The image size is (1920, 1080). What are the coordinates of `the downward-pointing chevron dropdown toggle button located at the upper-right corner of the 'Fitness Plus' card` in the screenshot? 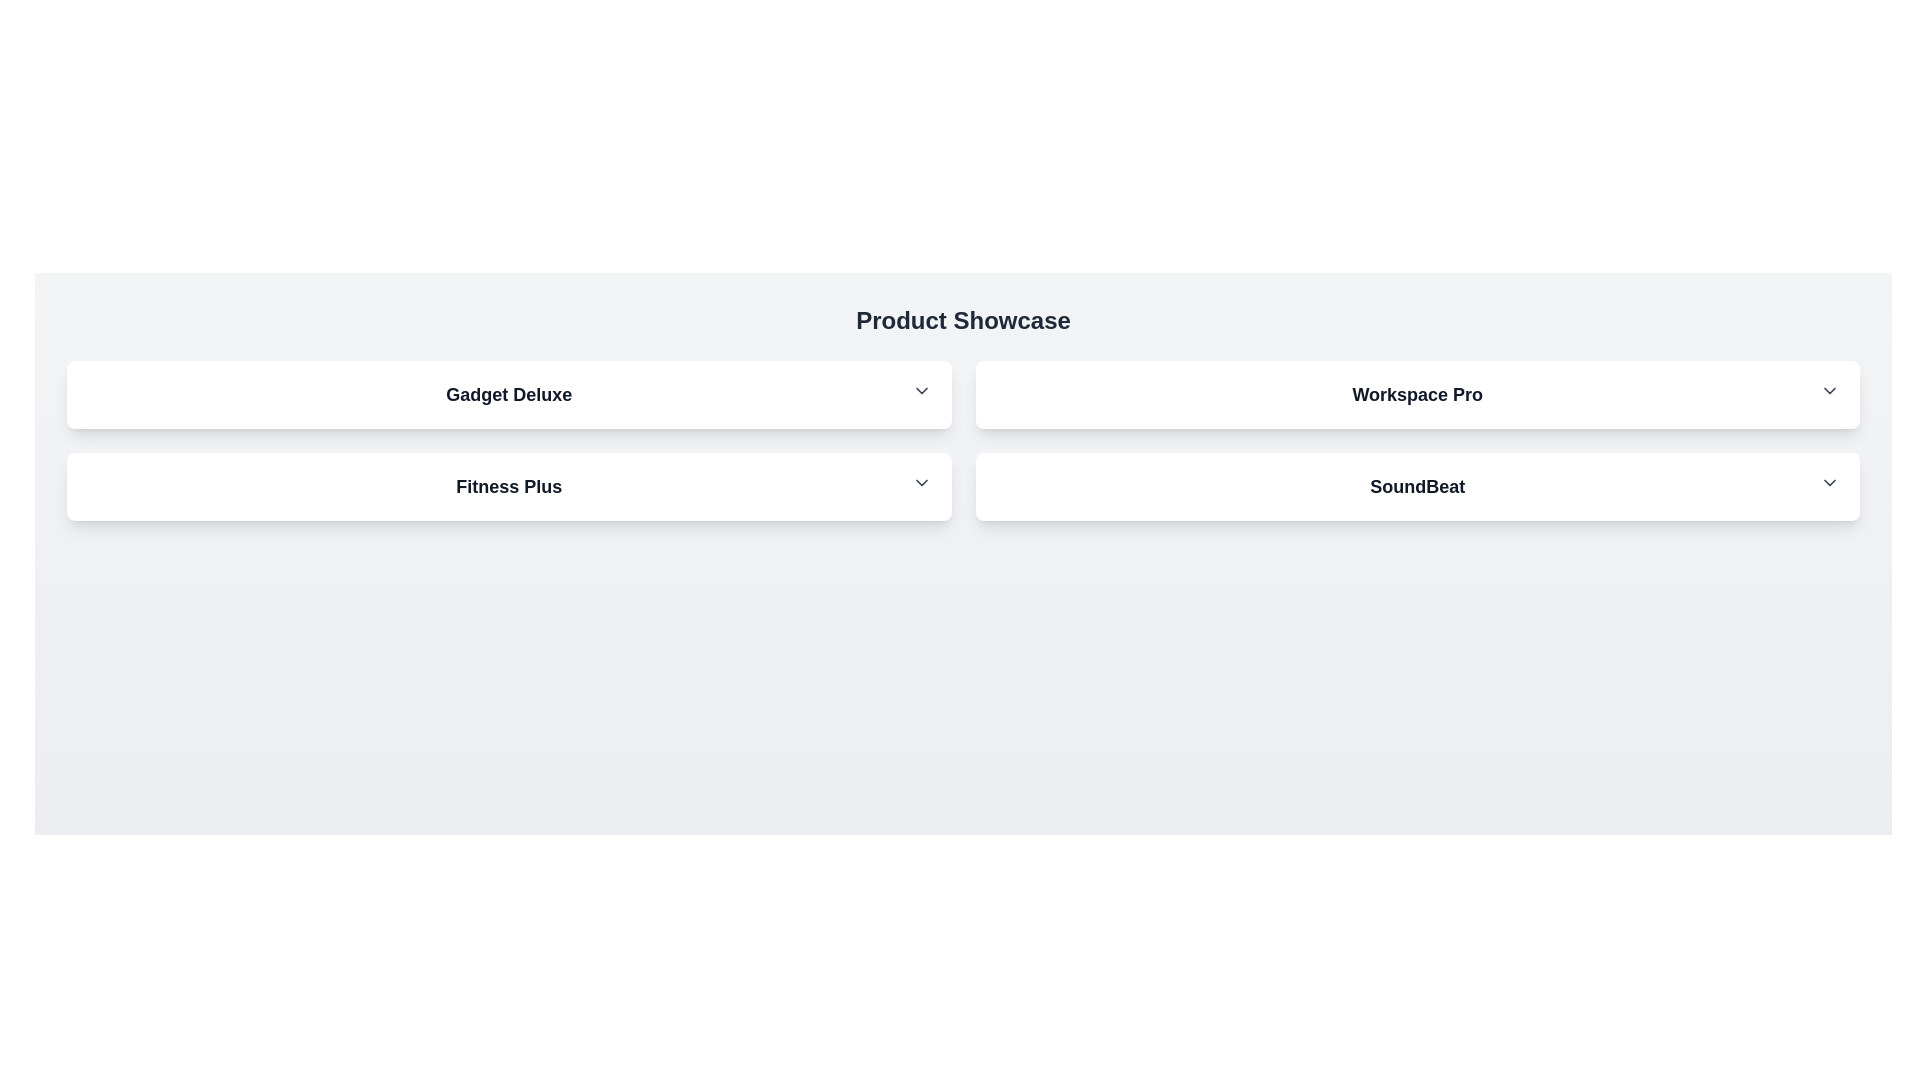 It's located at (920, 482).